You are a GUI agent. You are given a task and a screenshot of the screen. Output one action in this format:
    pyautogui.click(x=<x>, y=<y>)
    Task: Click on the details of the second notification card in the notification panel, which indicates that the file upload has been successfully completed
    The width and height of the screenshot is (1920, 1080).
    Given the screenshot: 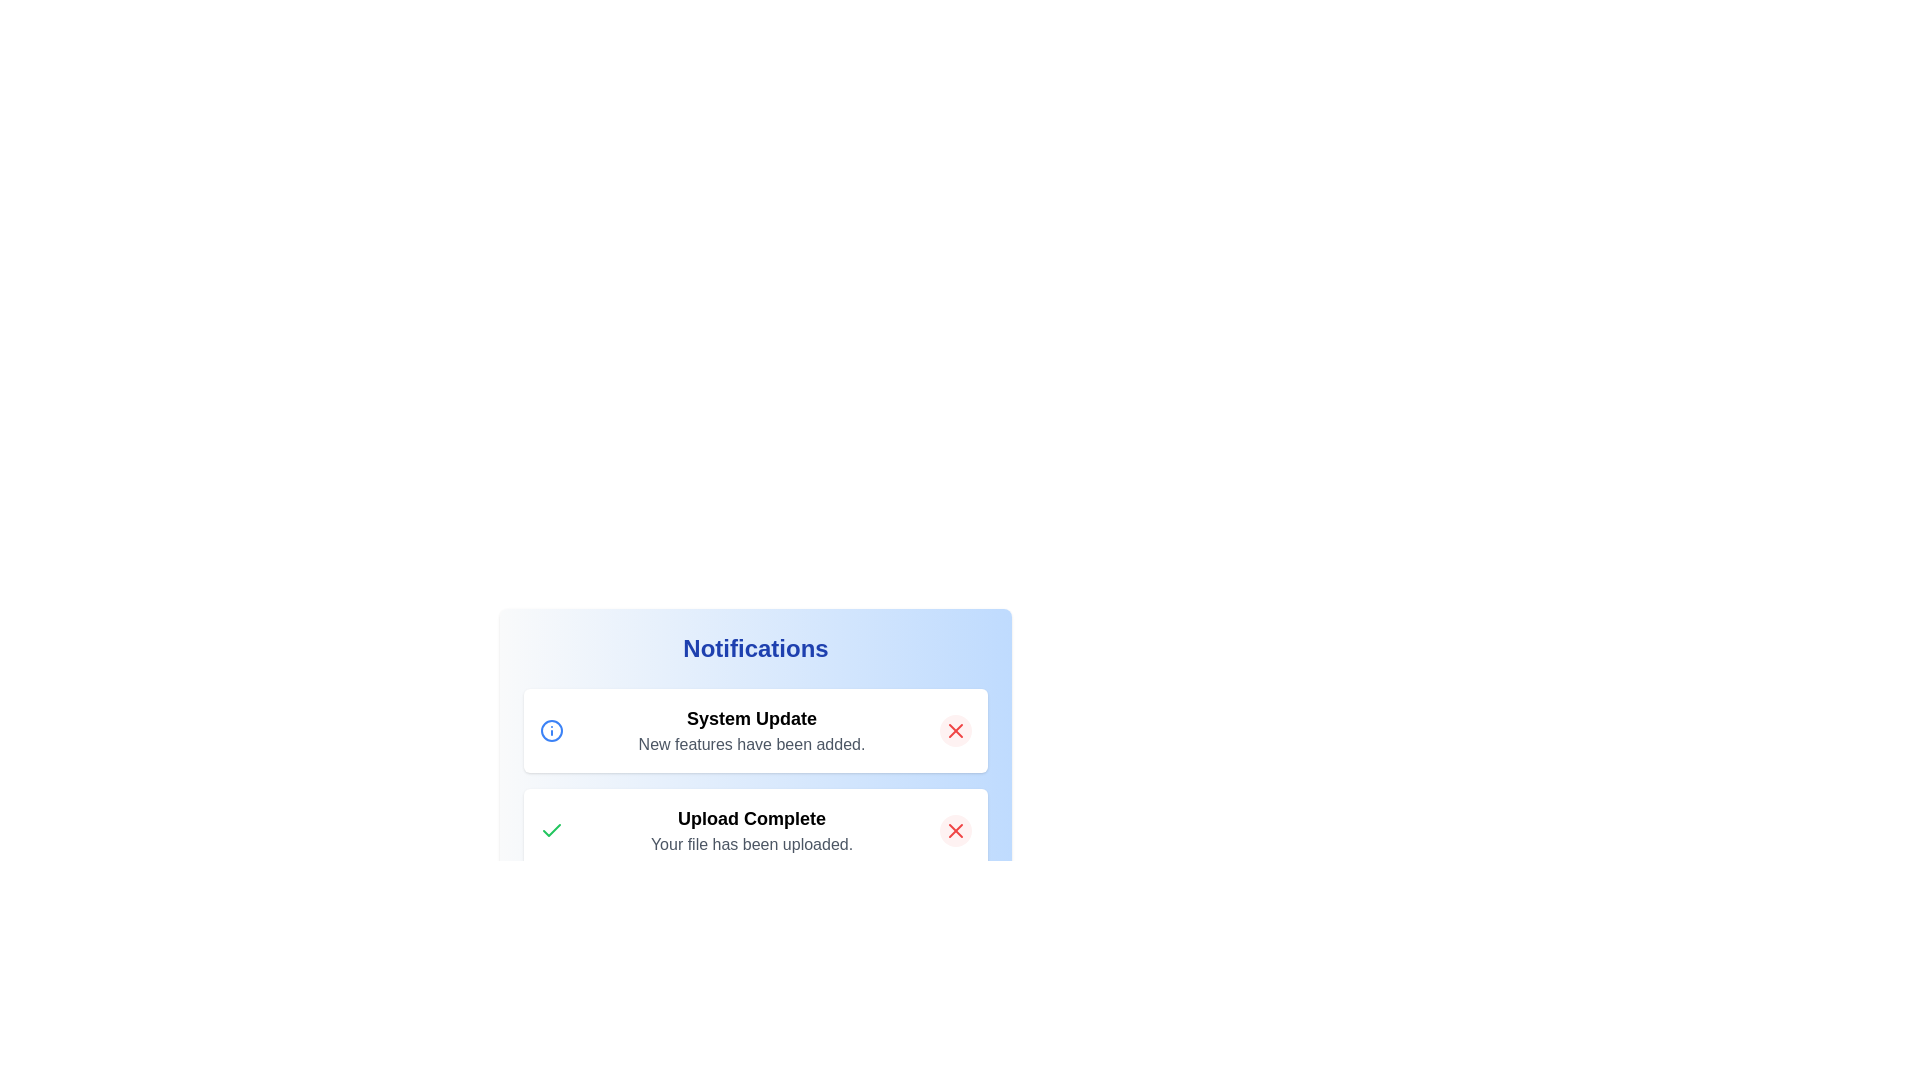 What is the action you would take?
    pyautogui.click(x=754, y=801)
    